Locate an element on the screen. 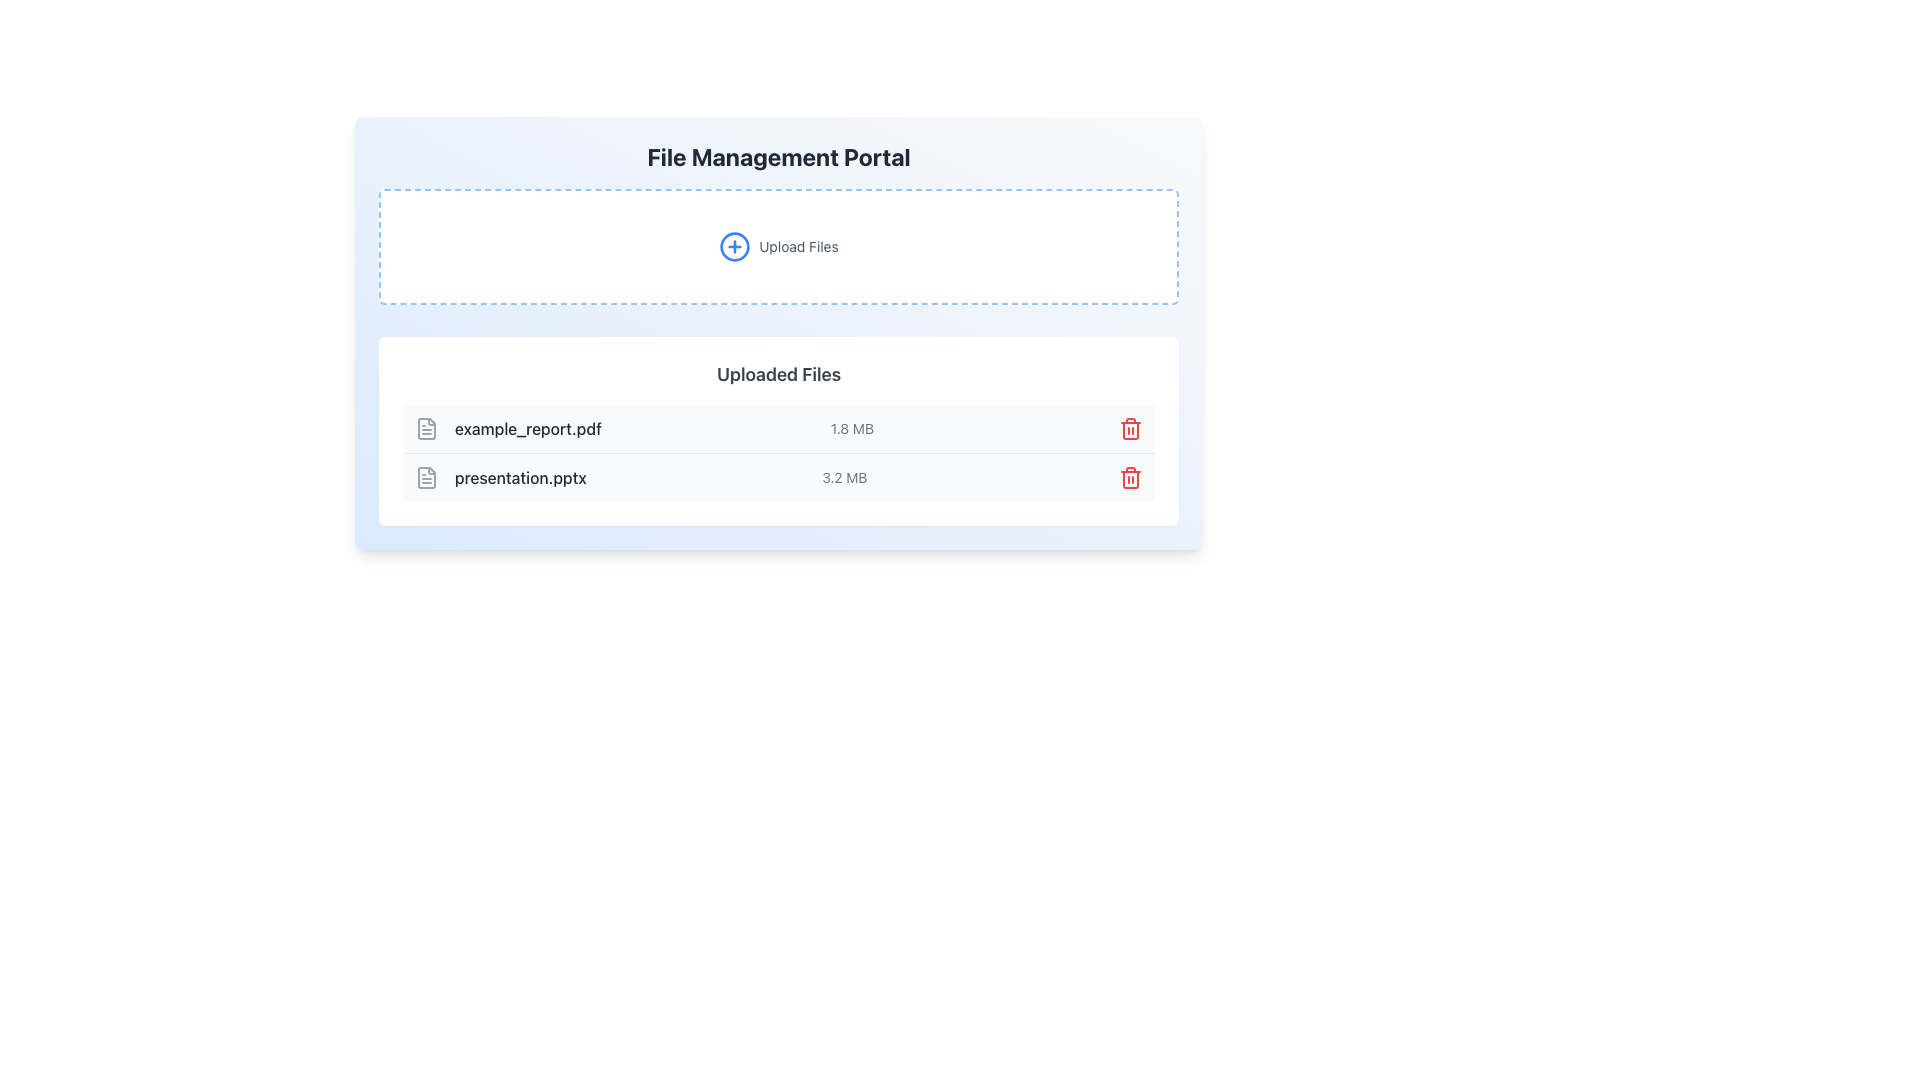 This screenshot has height=1080, width=1920. the text label displaying 'example_report.pdf' in the 'Uploaded Files' section of the file management interface is located at coordinates (508, 427).